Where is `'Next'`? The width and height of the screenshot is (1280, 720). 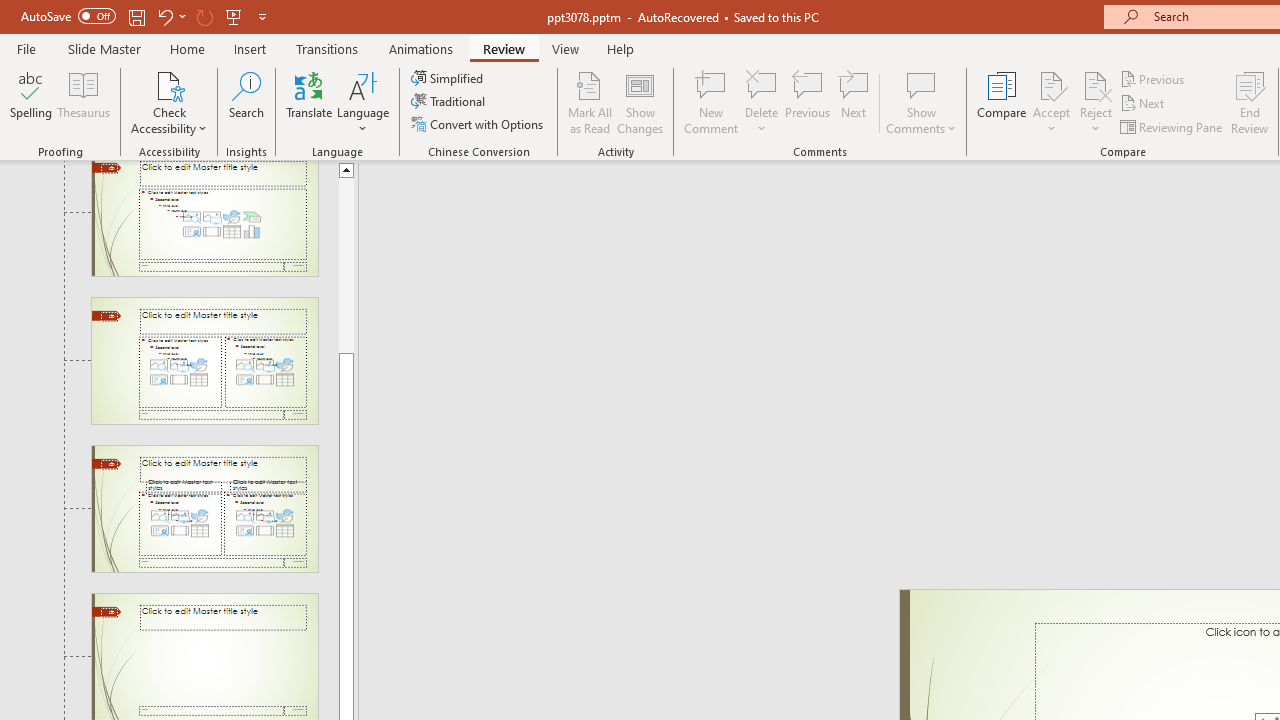 'Next' is located at coordinates (1144, 103).